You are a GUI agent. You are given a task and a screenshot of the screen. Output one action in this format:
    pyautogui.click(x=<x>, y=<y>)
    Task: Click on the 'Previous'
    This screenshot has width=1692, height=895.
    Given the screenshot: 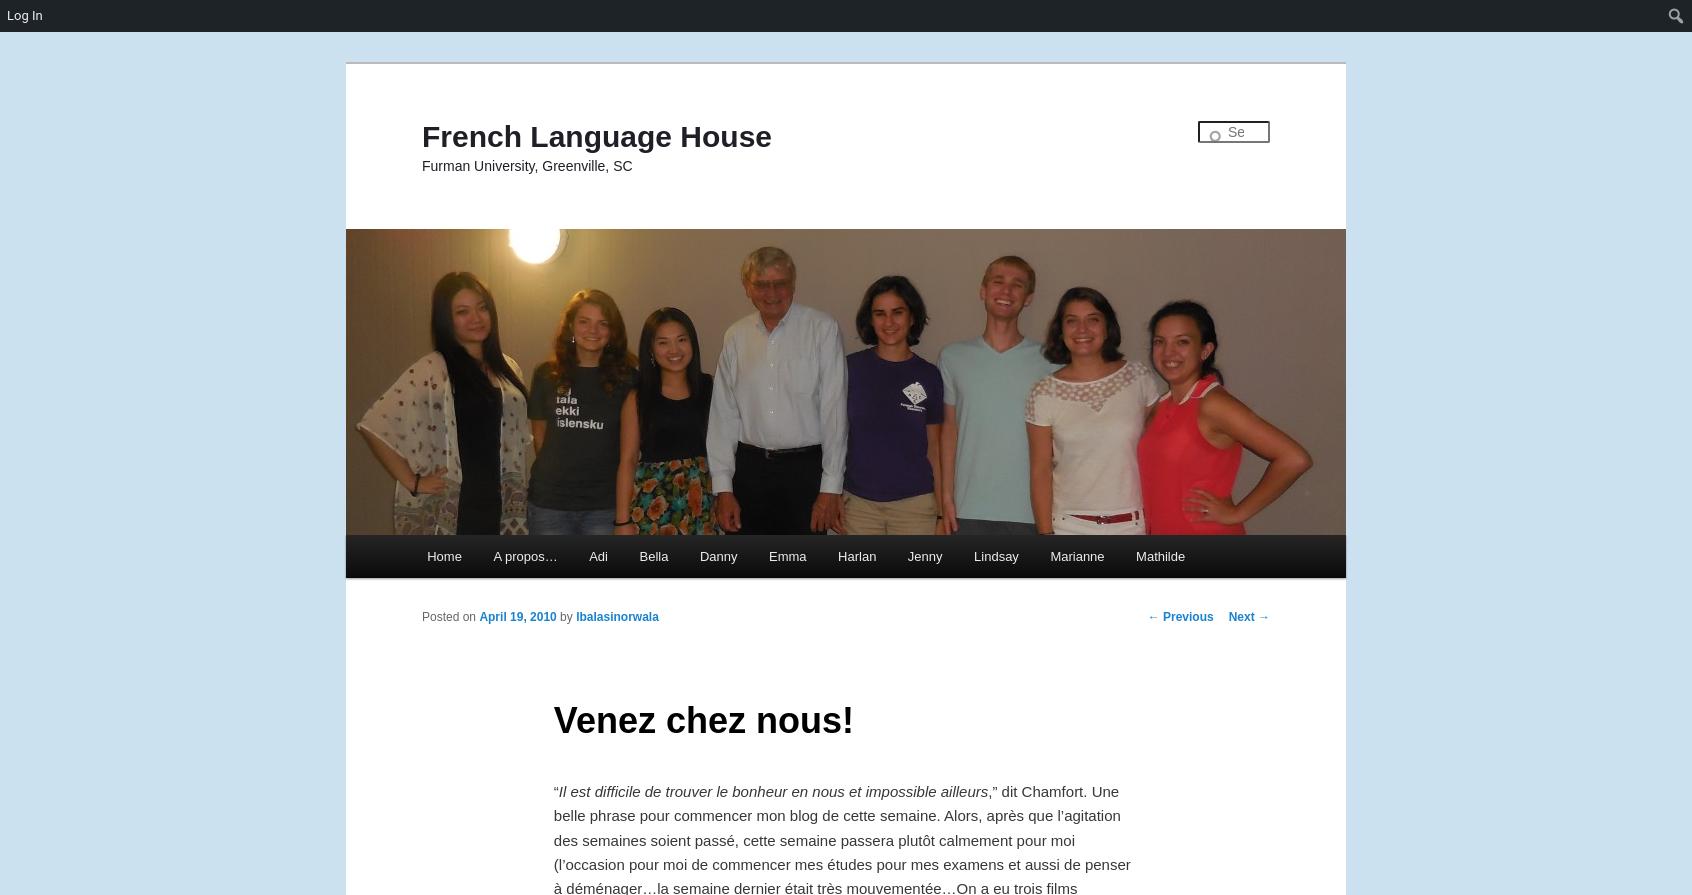 What is the action you would take?
    pyautogui.click(x=1184, y=615)
    